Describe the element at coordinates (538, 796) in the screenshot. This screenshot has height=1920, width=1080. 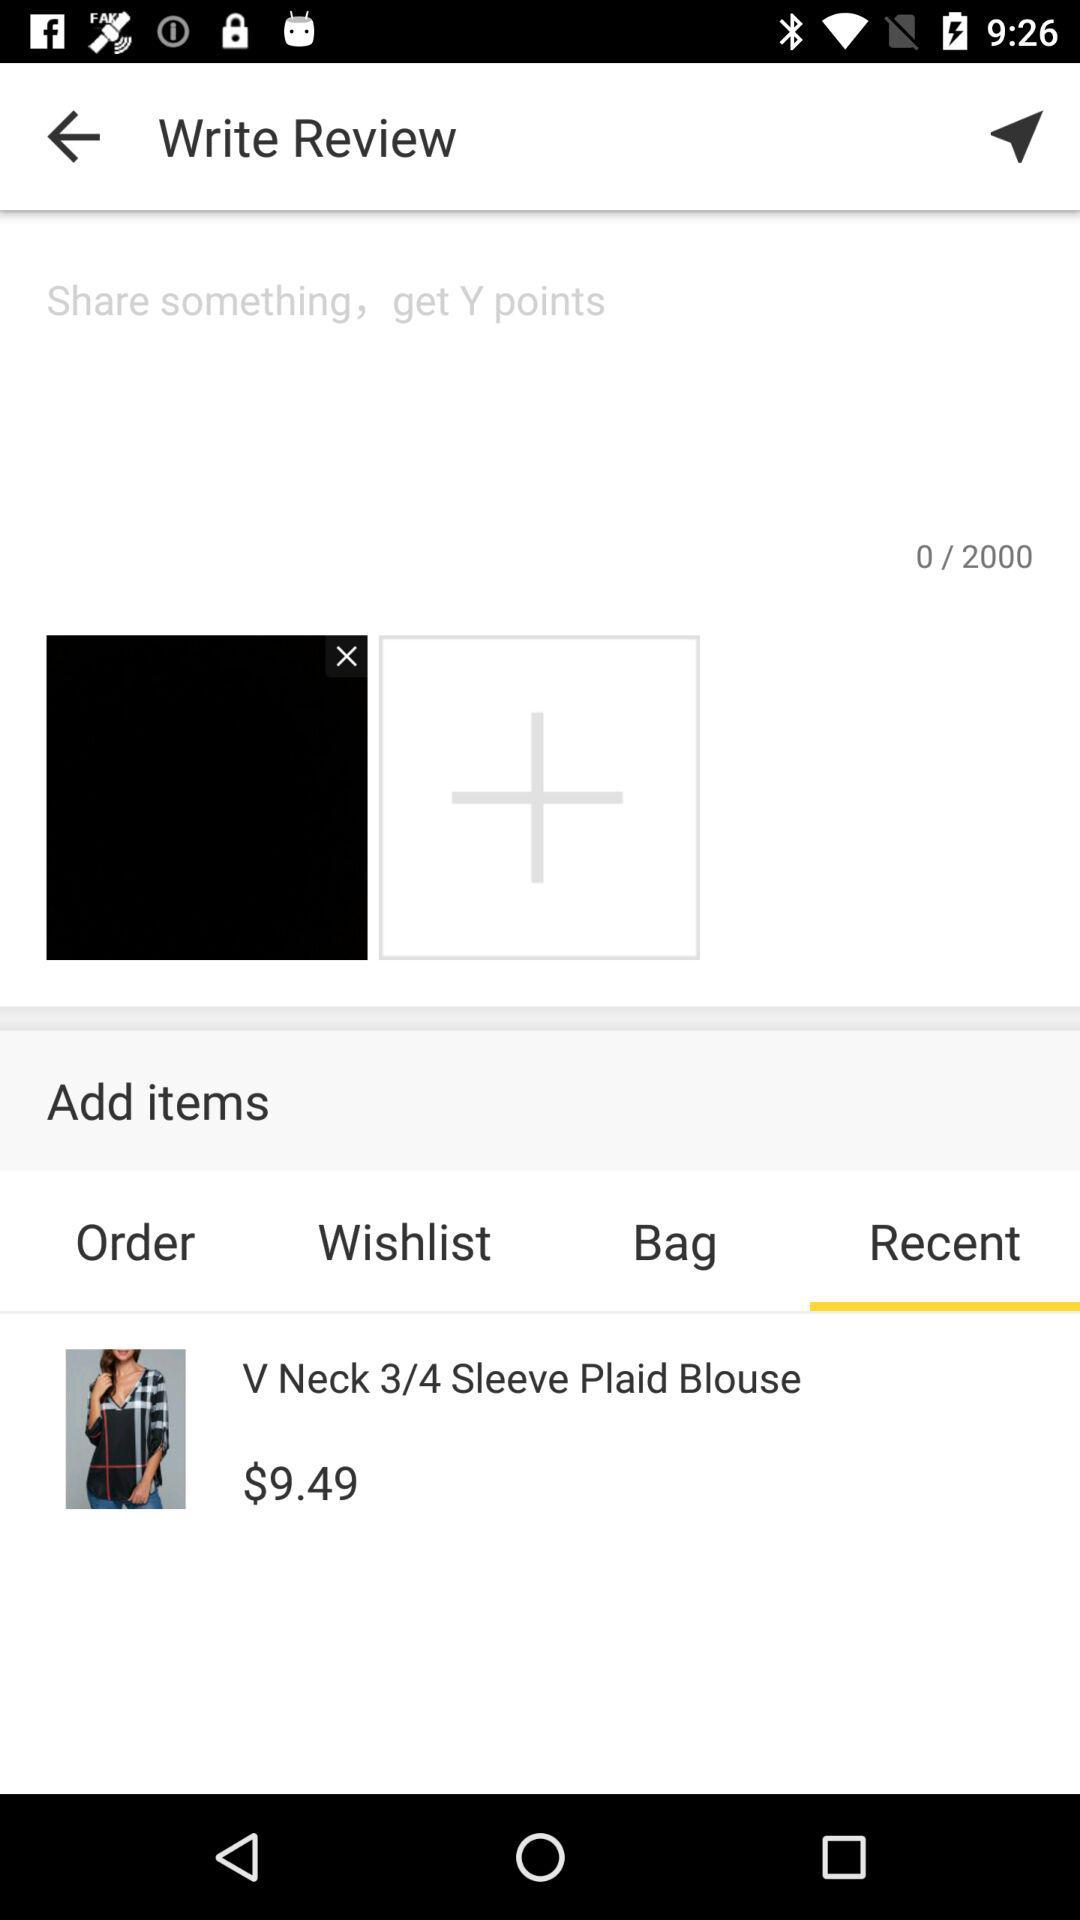
I see `new item` at that location.